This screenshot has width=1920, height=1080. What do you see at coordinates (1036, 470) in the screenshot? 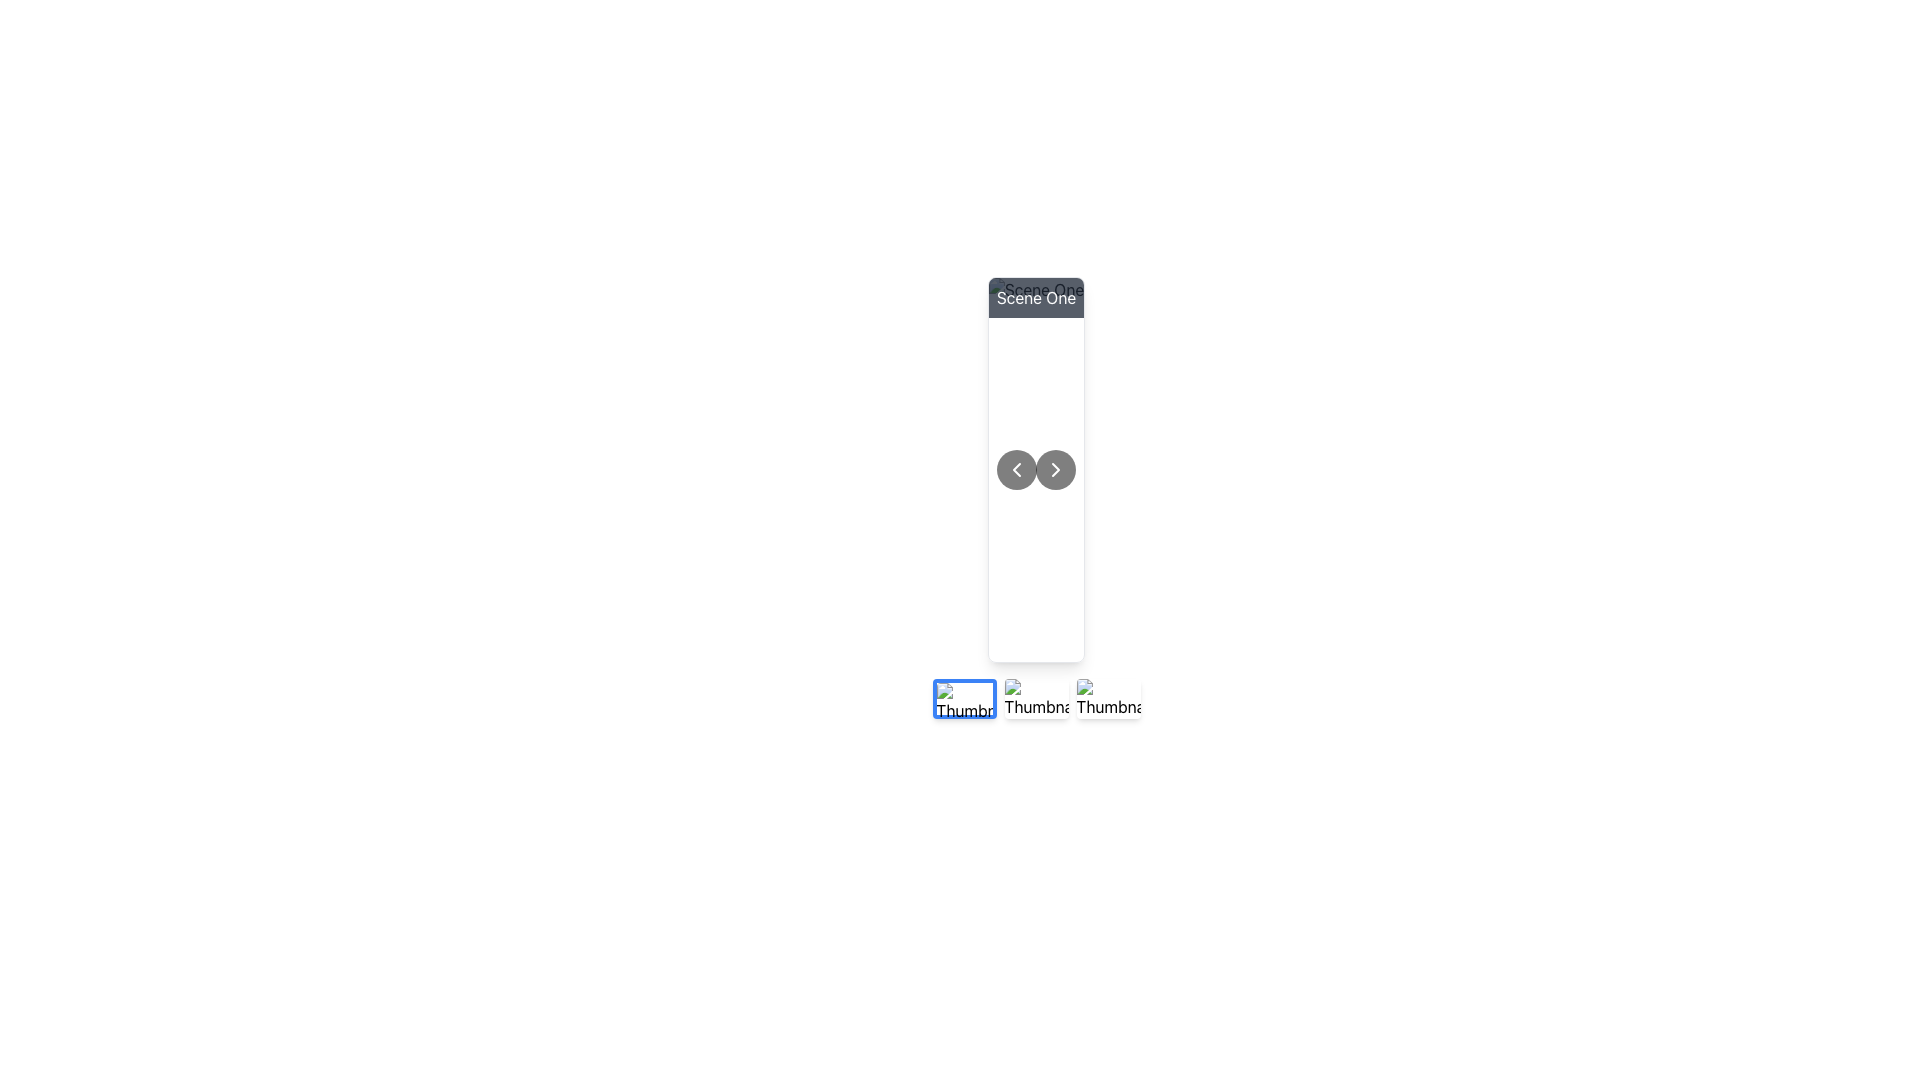
I see `another scene by clicking on the right navigation button of the 'Scene One' card, which features circular buttons with chevrons in the center` at bounding box center [1036, 470].